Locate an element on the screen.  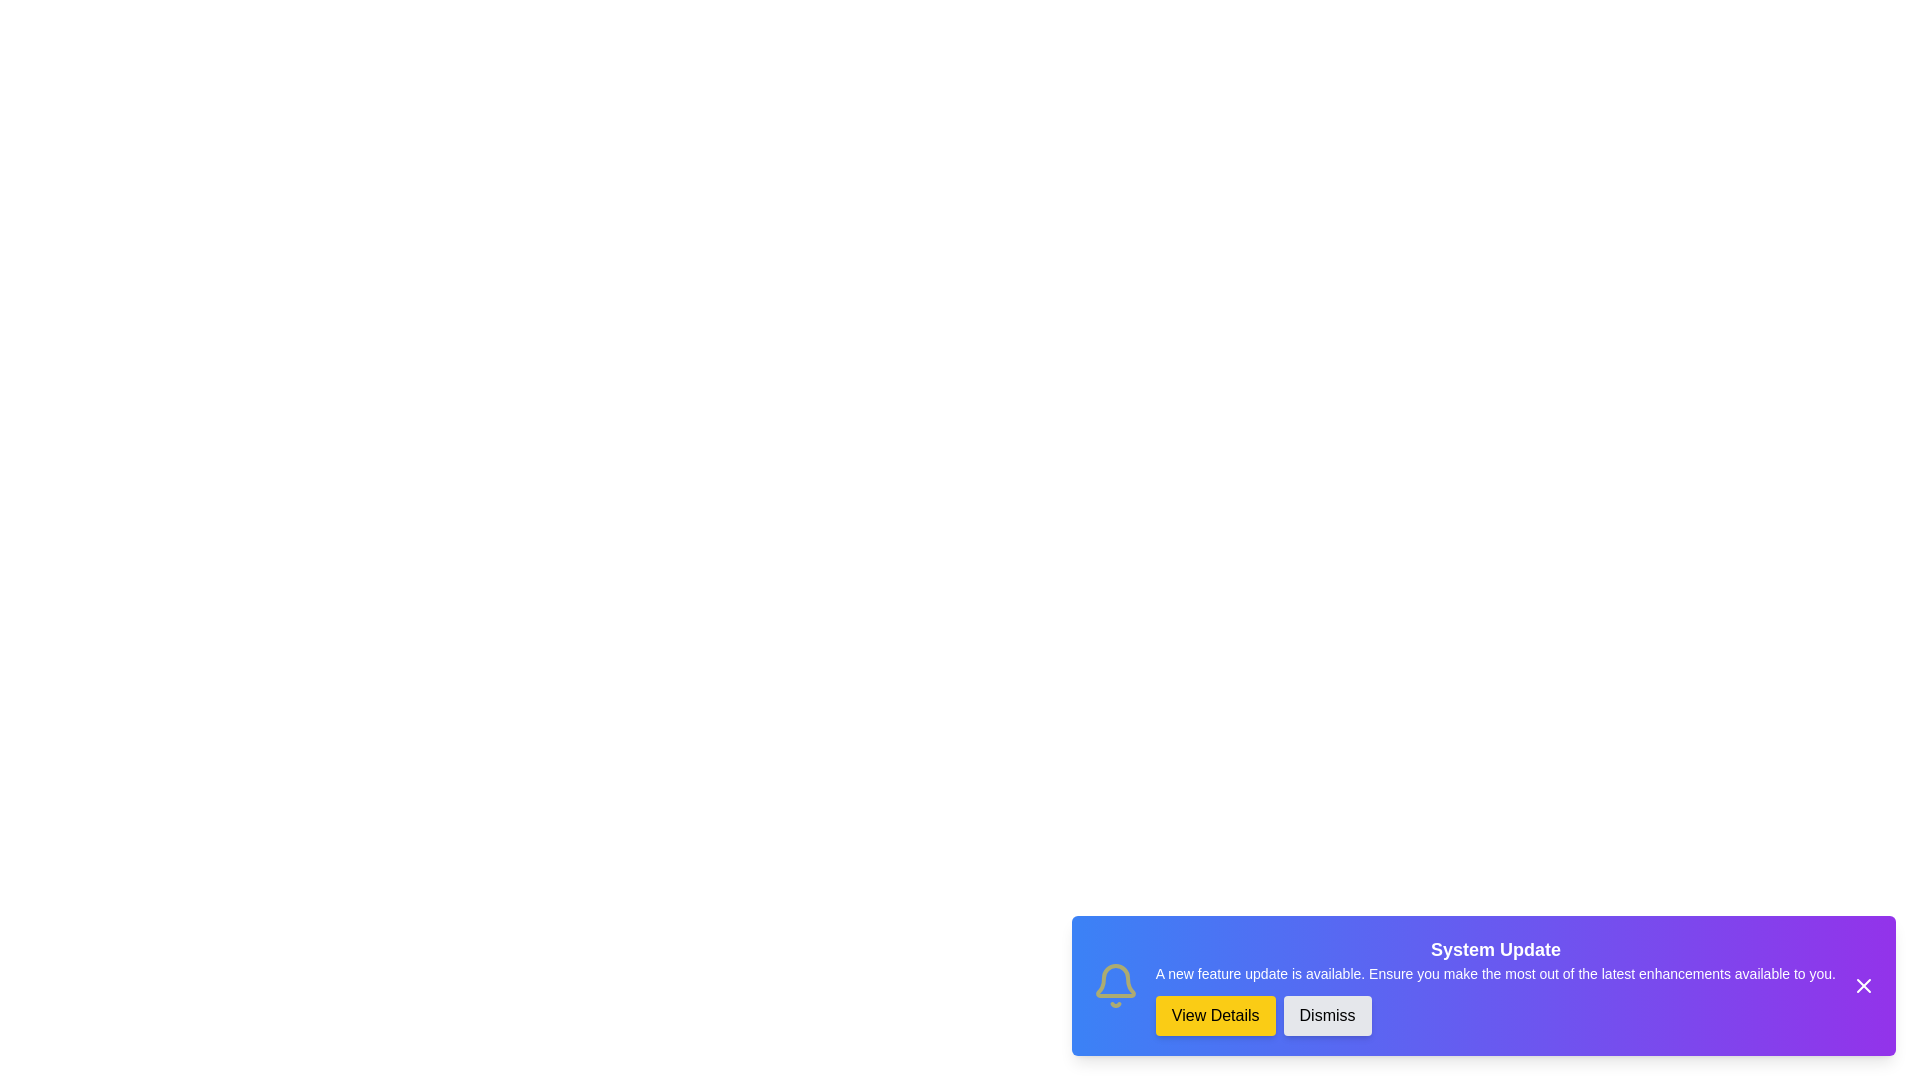
the Dismiss button to see its hover effect is located at coordinates (1327, 1015).